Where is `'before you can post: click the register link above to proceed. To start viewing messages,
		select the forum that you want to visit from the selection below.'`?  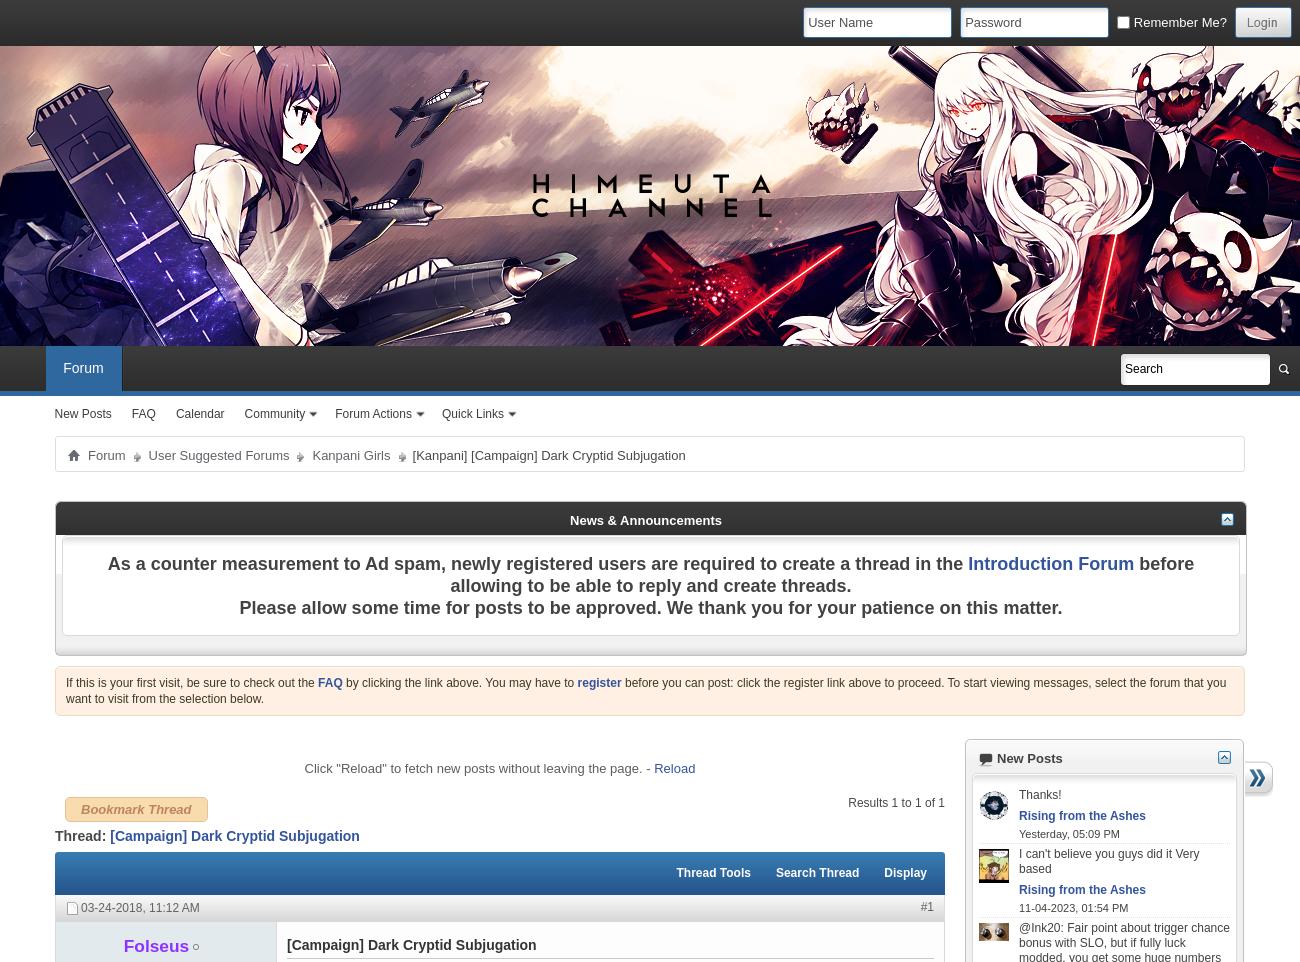 'before you can post: click the register link above to proceed. To start viewing messages,
		select the forum that you want to visit from the selection below.' is located at coordinates (645, 690).